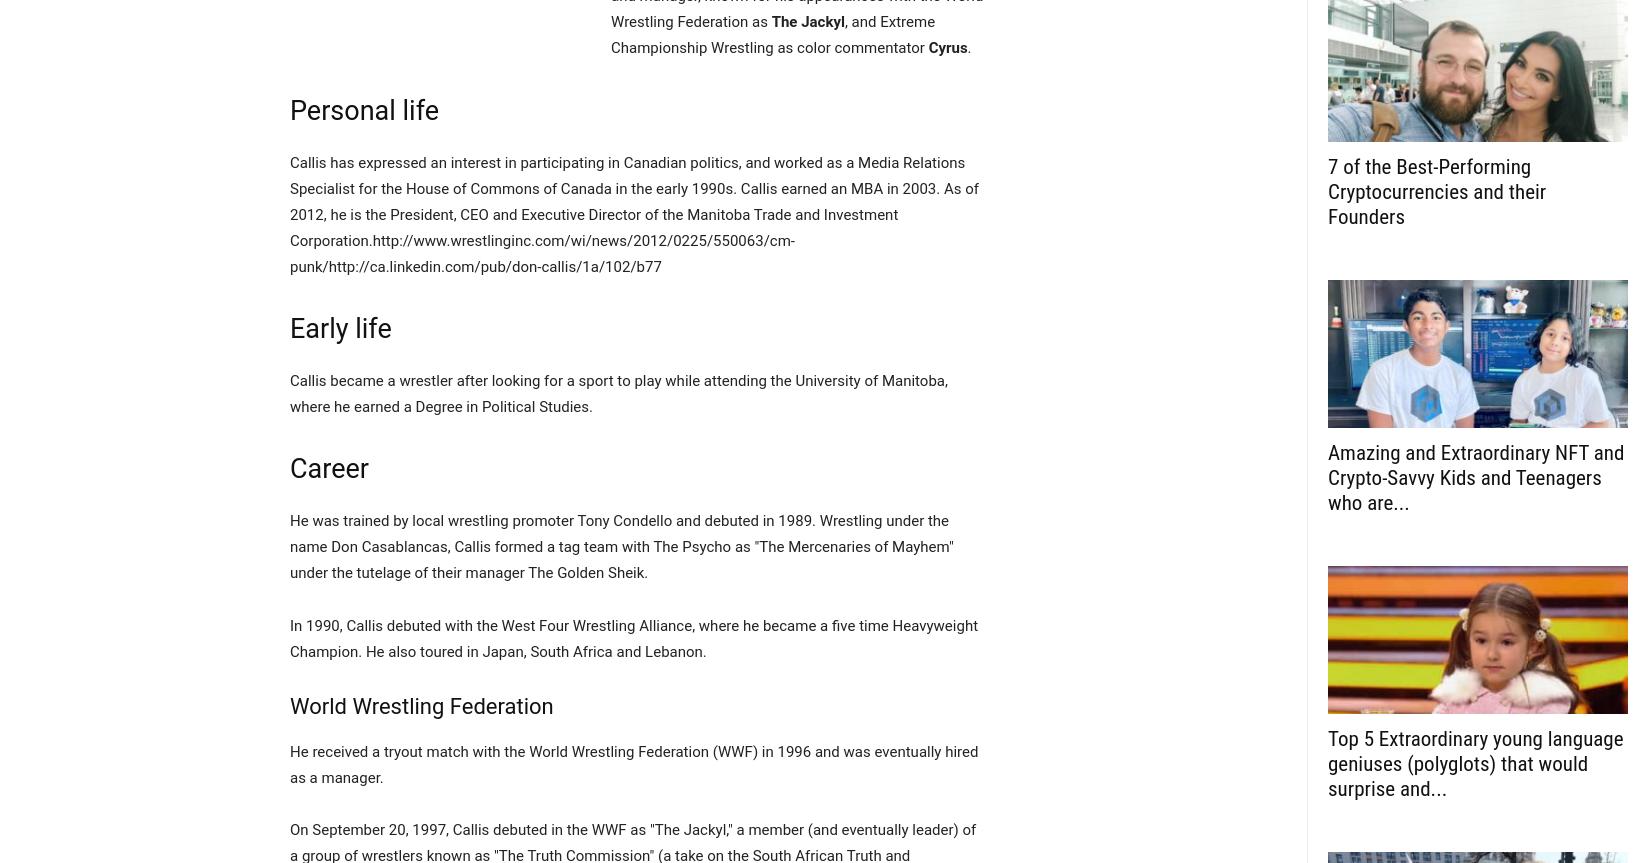 This screenshot has width=1648, height=863. I want to click on ', and Extreme Championship Wrestling as color commentator', so click(772, 35).